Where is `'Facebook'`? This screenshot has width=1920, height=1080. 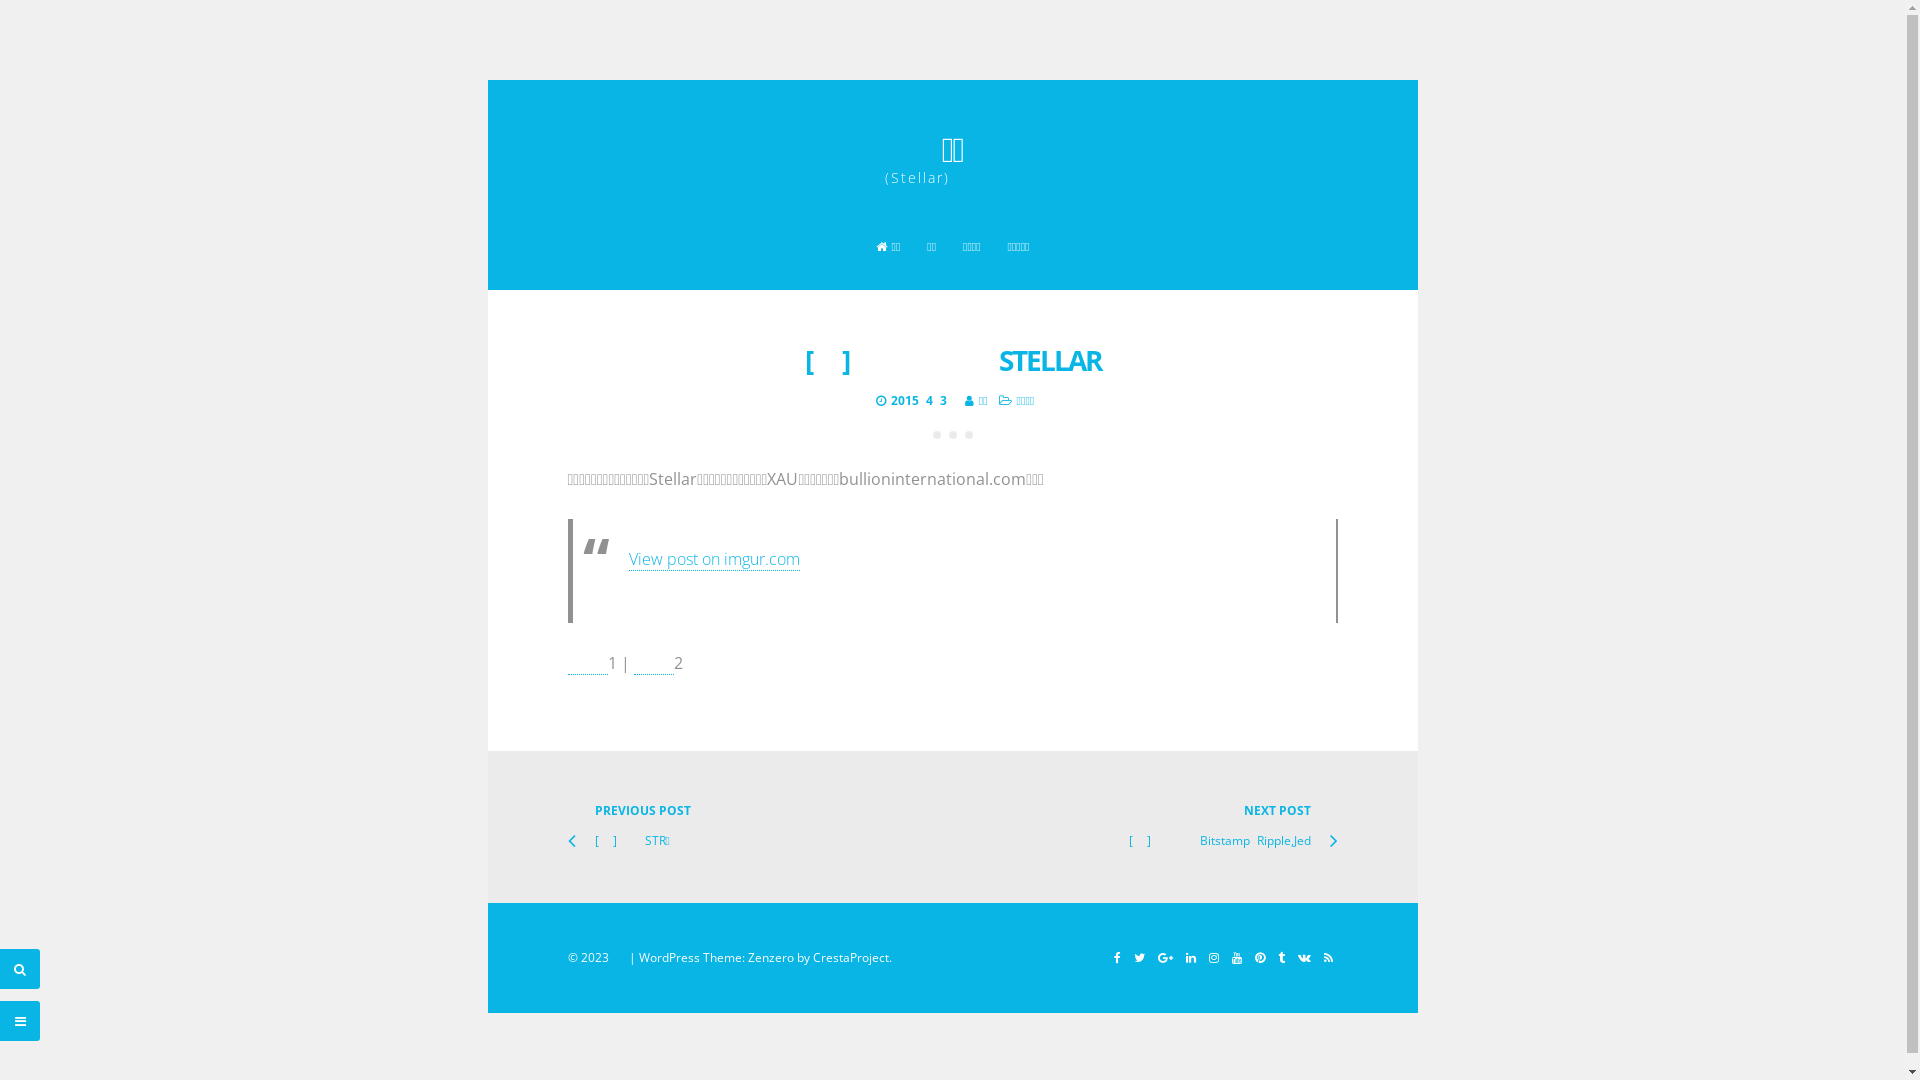
'Facebook' is located at coordinates (1115, 956).